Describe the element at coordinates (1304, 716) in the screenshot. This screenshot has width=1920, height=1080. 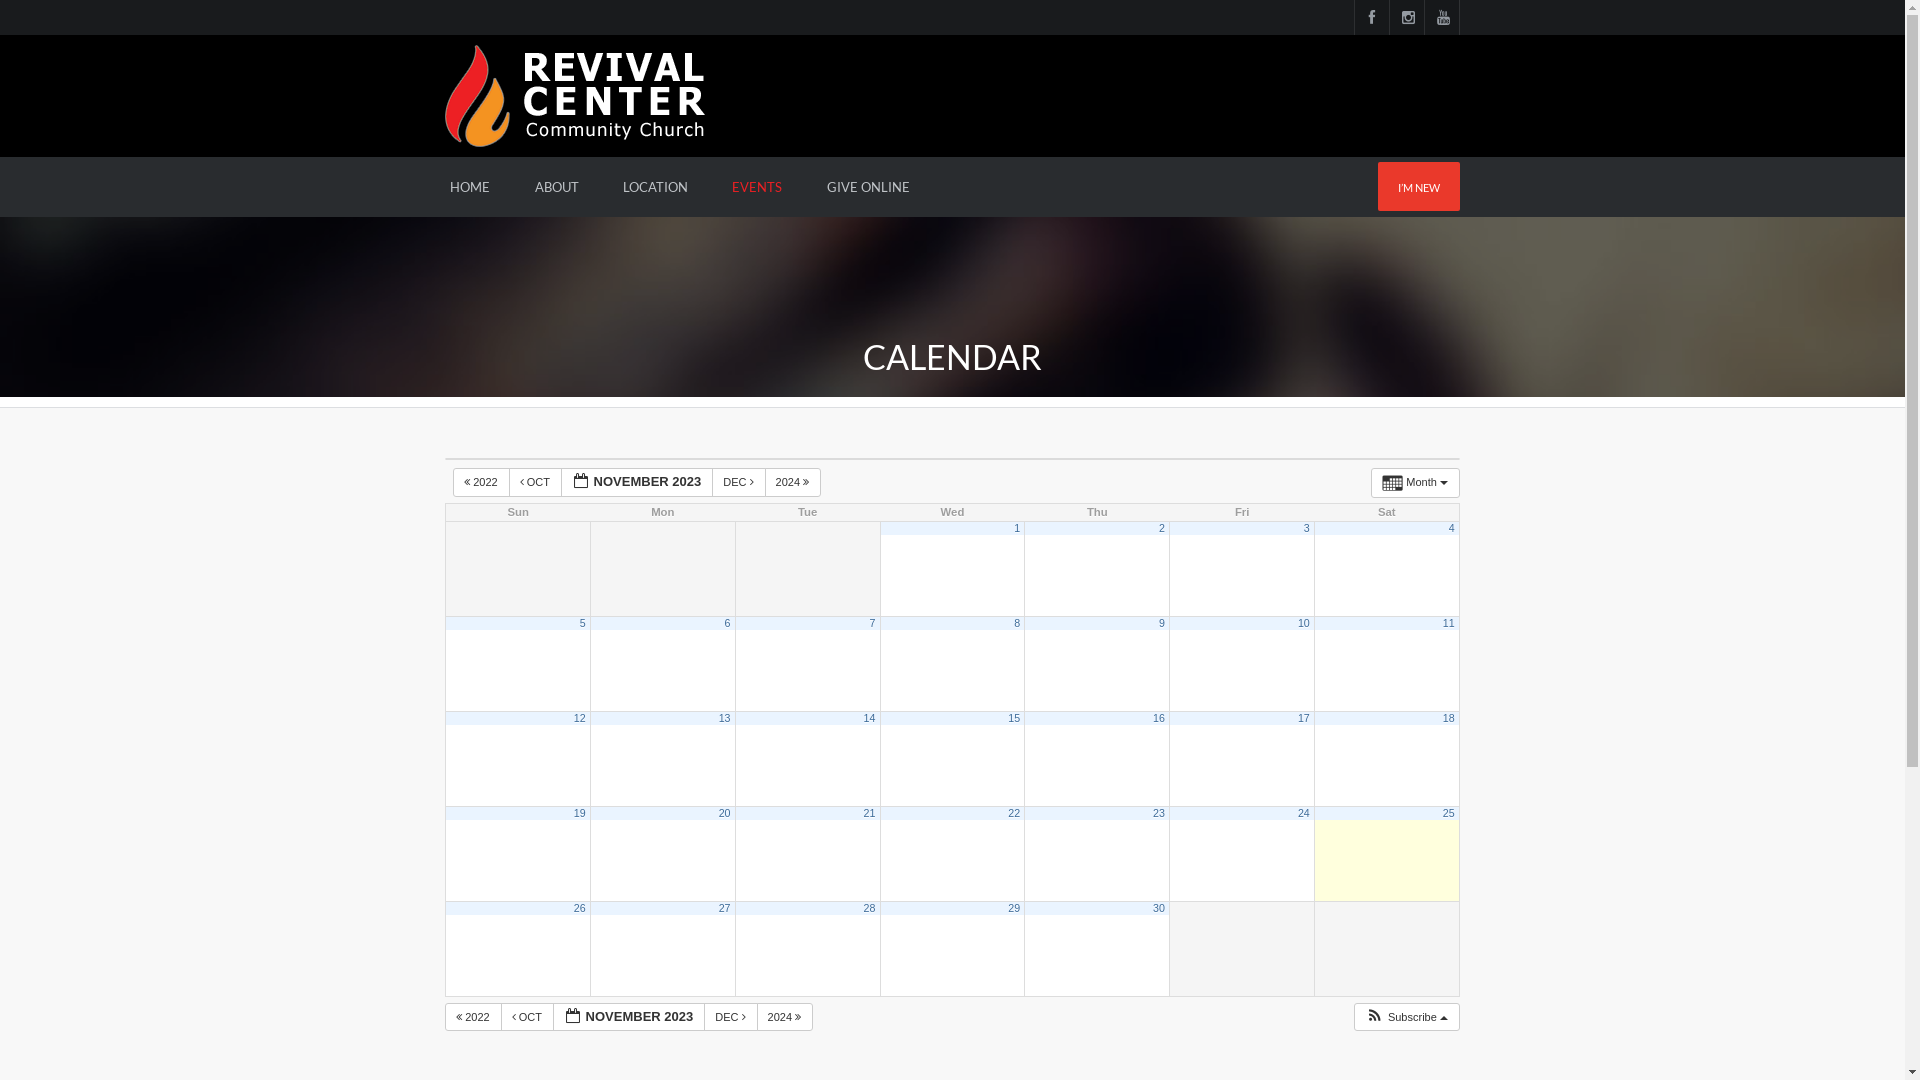
I see `'17'` at that location.